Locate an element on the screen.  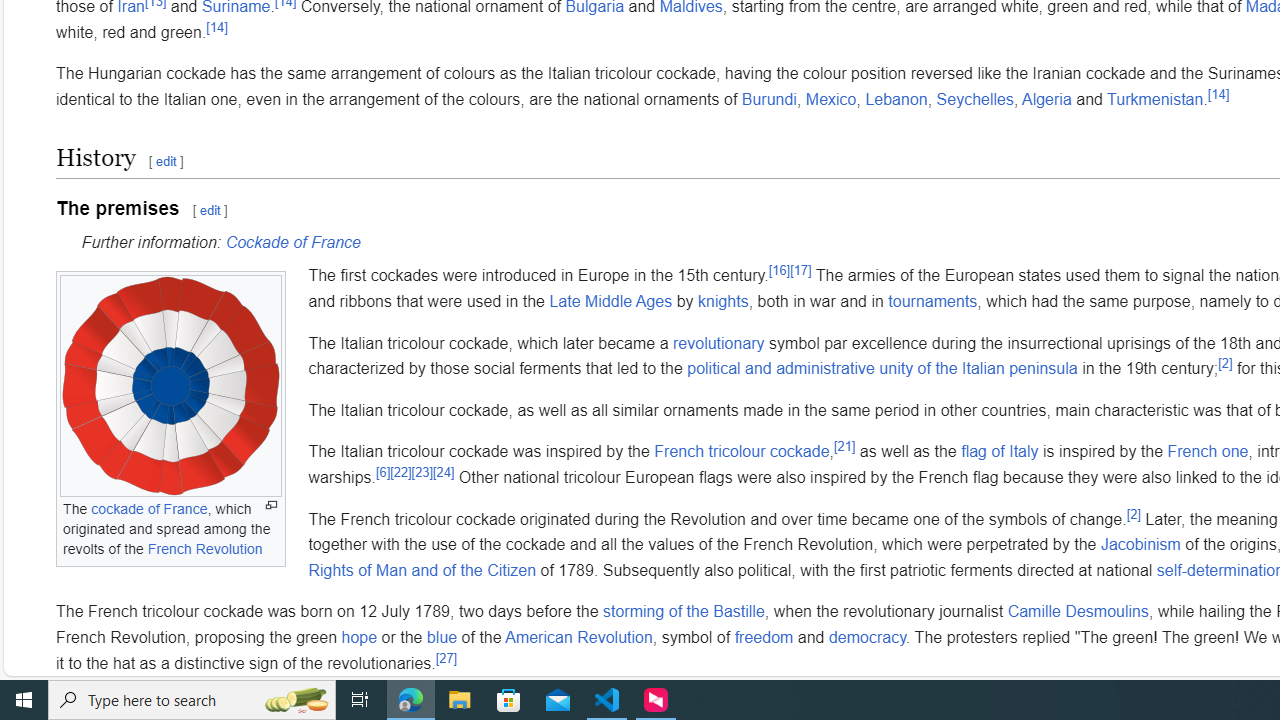
'flag of Italy' is located at coordinates (1000, 451).